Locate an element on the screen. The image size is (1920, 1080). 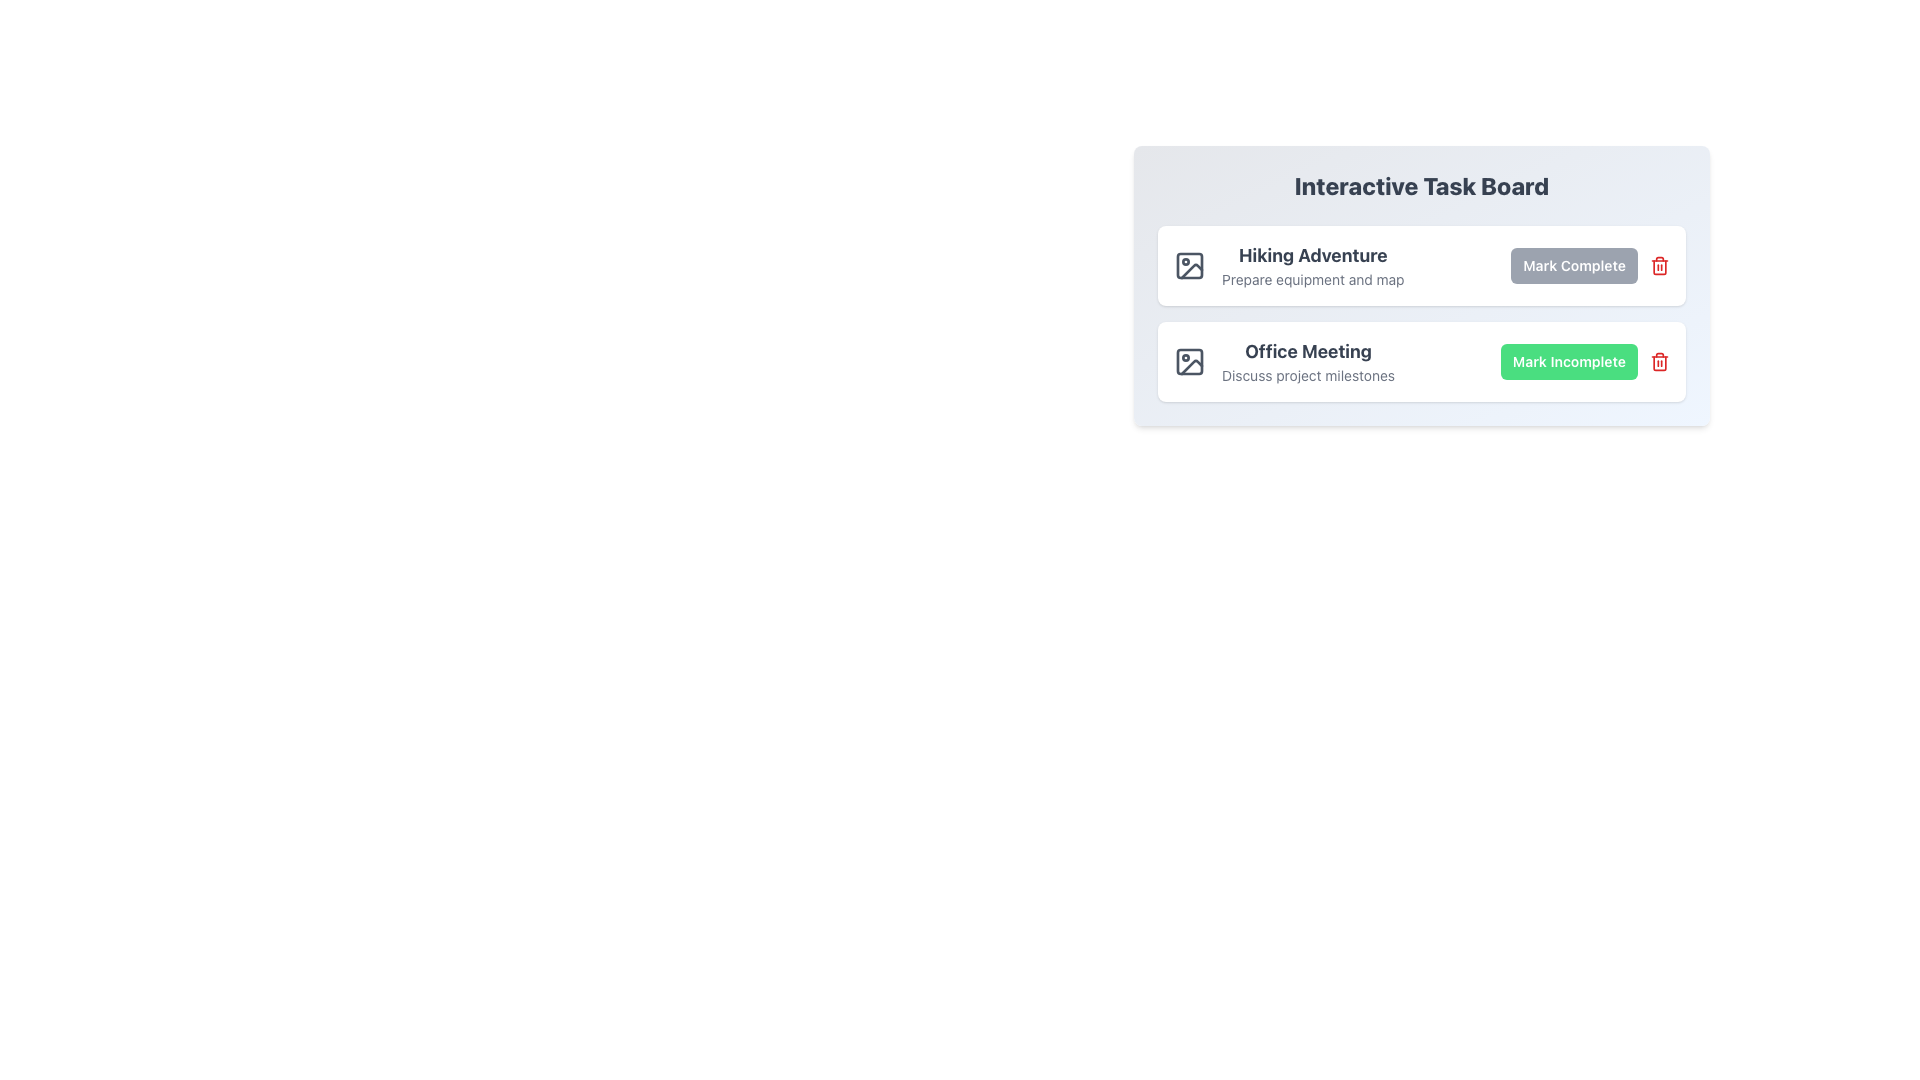
task details from the text and icon group labeled 'Hiking Adventure' with the description 'Prepare equipment and map', located in the upper task card on the right-hand side of the interface is located at coordinates (1289, 265).